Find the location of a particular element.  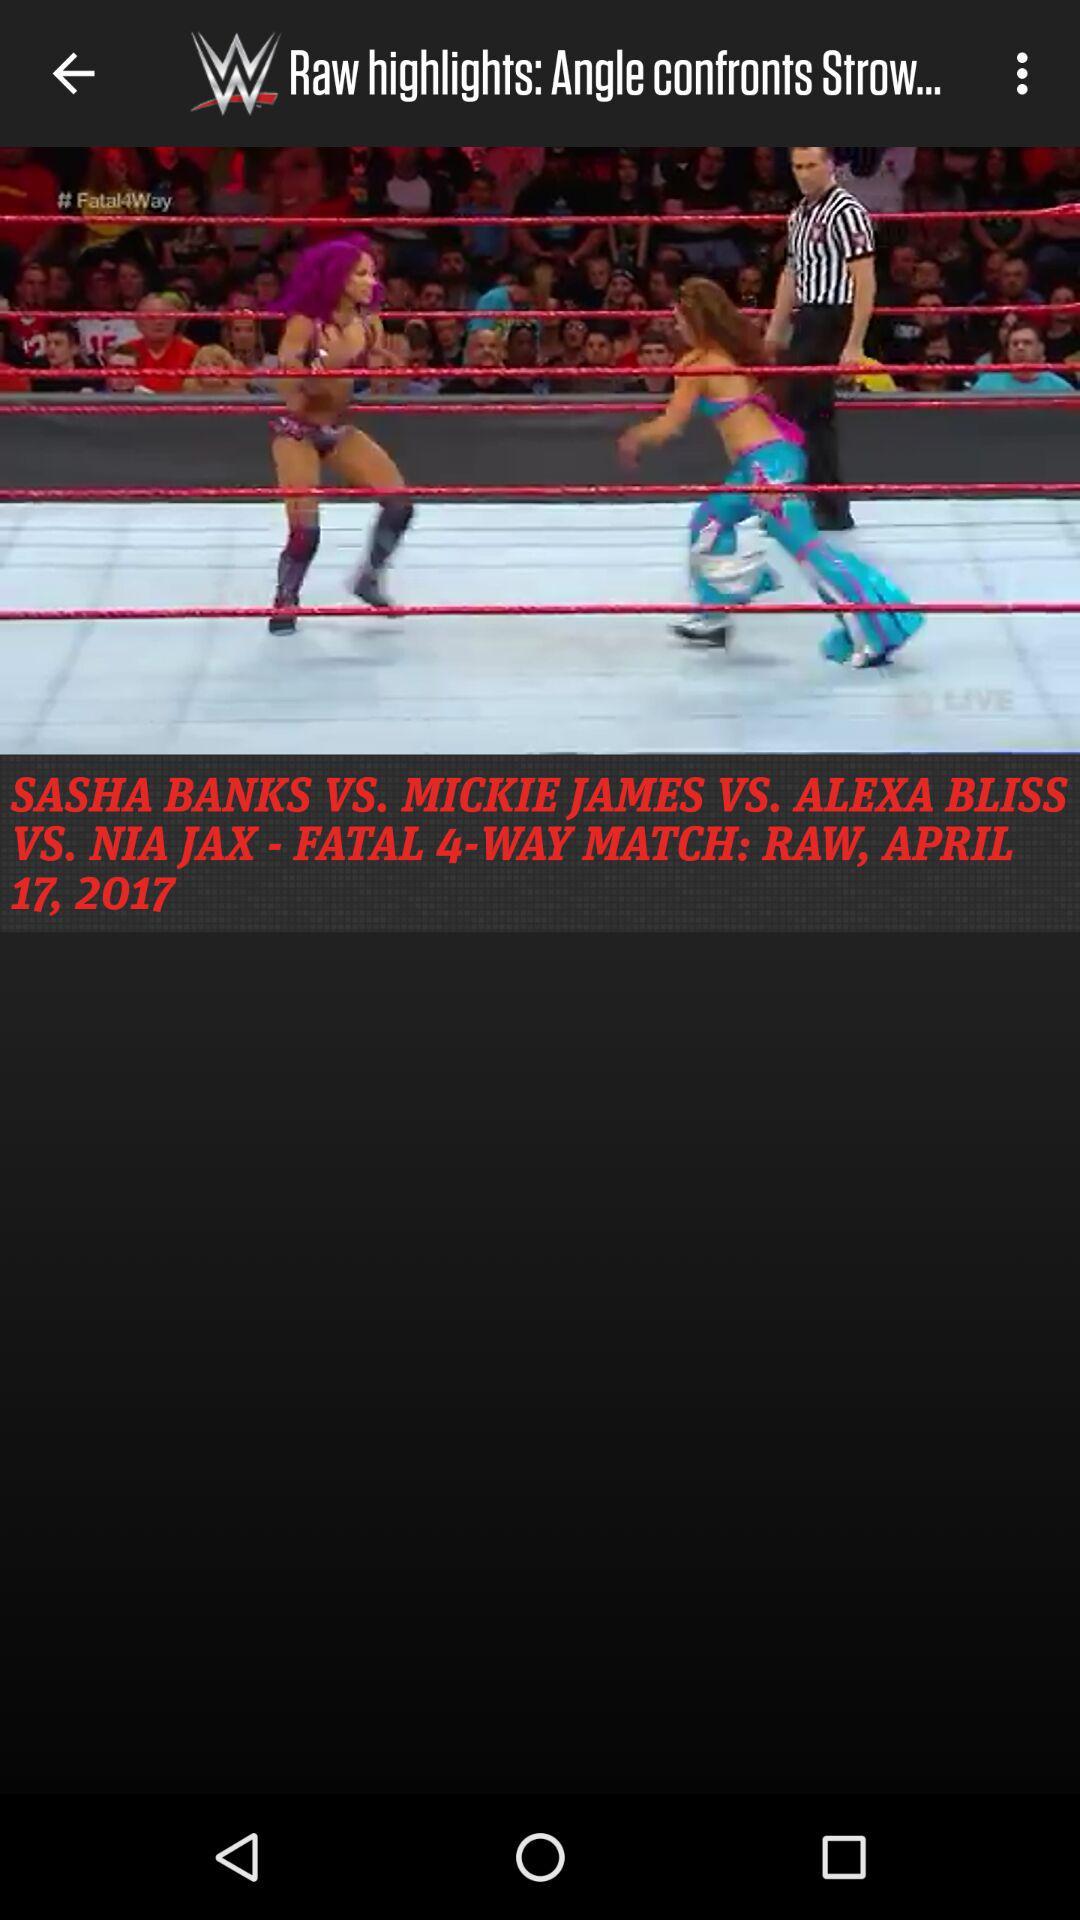

icon to the right of raw highlights angle is located at coordinates (1027, 73).